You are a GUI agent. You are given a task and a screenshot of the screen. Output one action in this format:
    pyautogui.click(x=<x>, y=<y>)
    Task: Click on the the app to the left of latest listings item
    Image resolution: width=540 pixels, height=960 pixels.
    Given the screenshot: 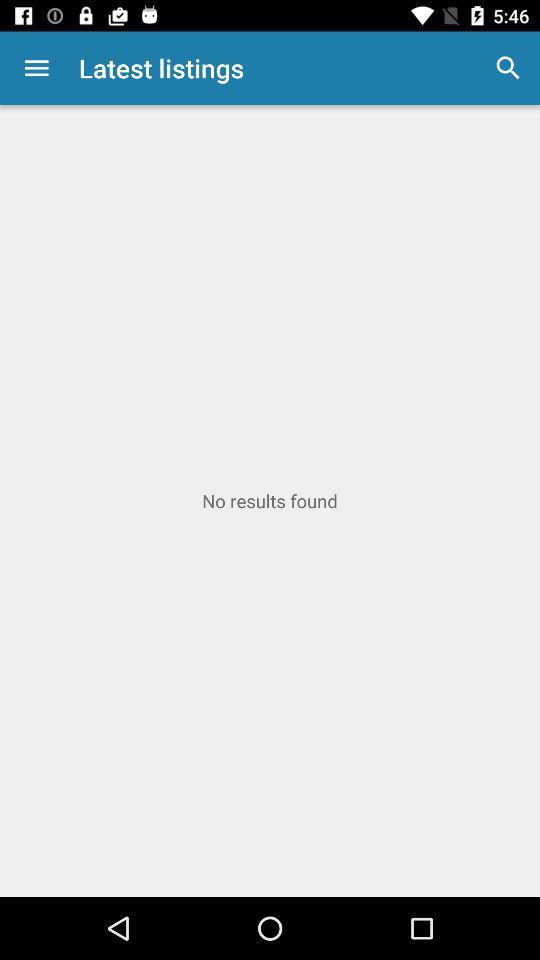 What is the action you would take?
    pyautogui.click(x=36, y=68)
    